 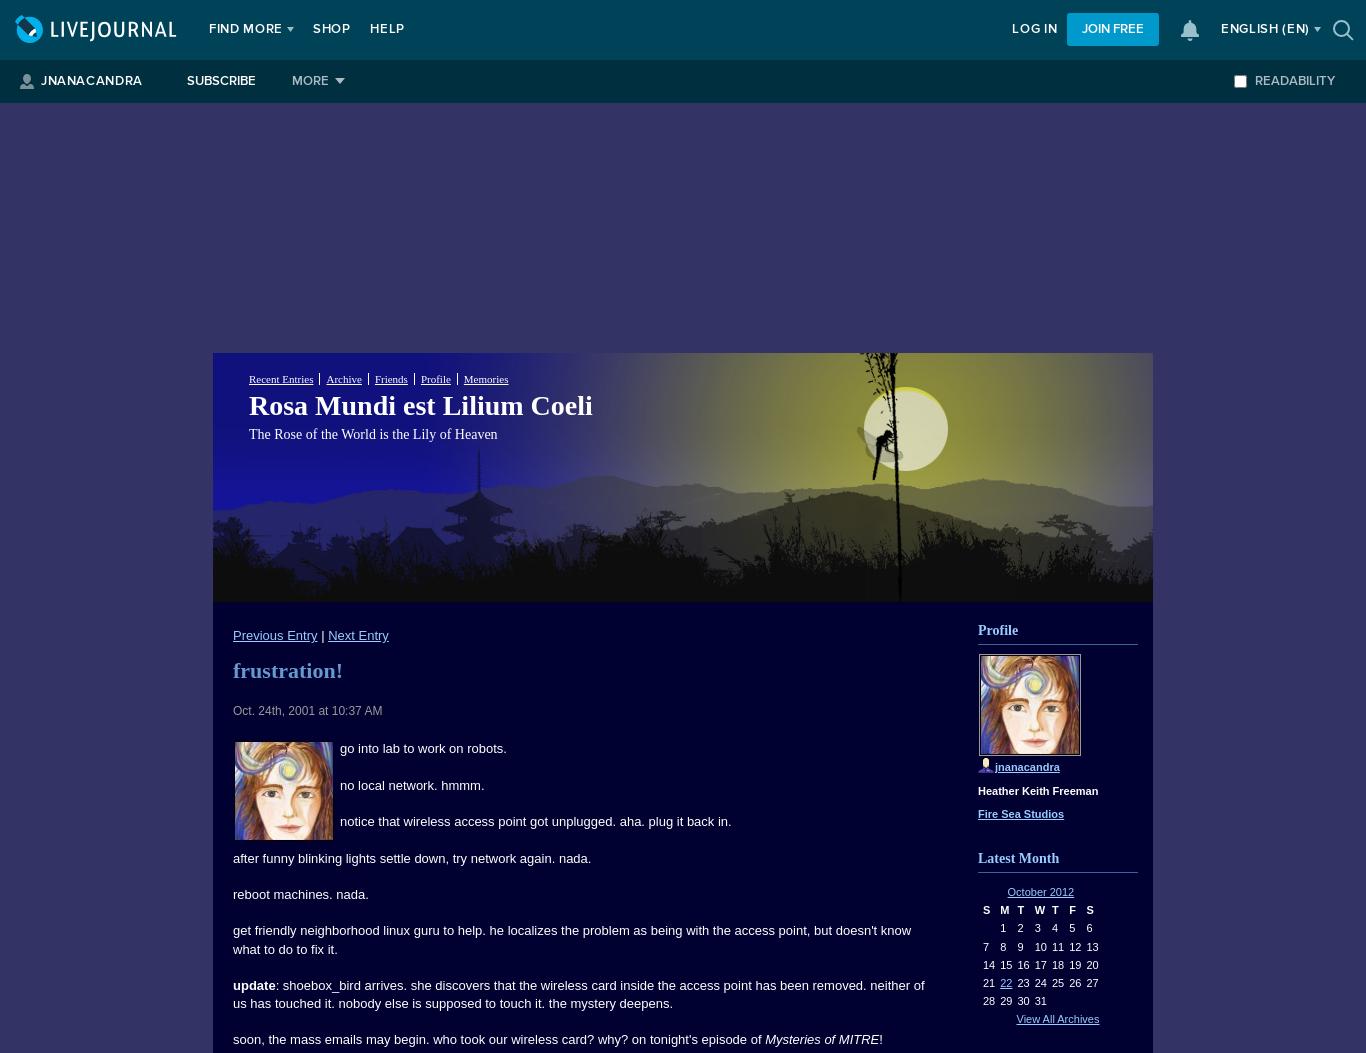 What do you see at coordinates (287, 669) in the screenshot?
I see `'frustration!'` at bounding box center [287, 669].